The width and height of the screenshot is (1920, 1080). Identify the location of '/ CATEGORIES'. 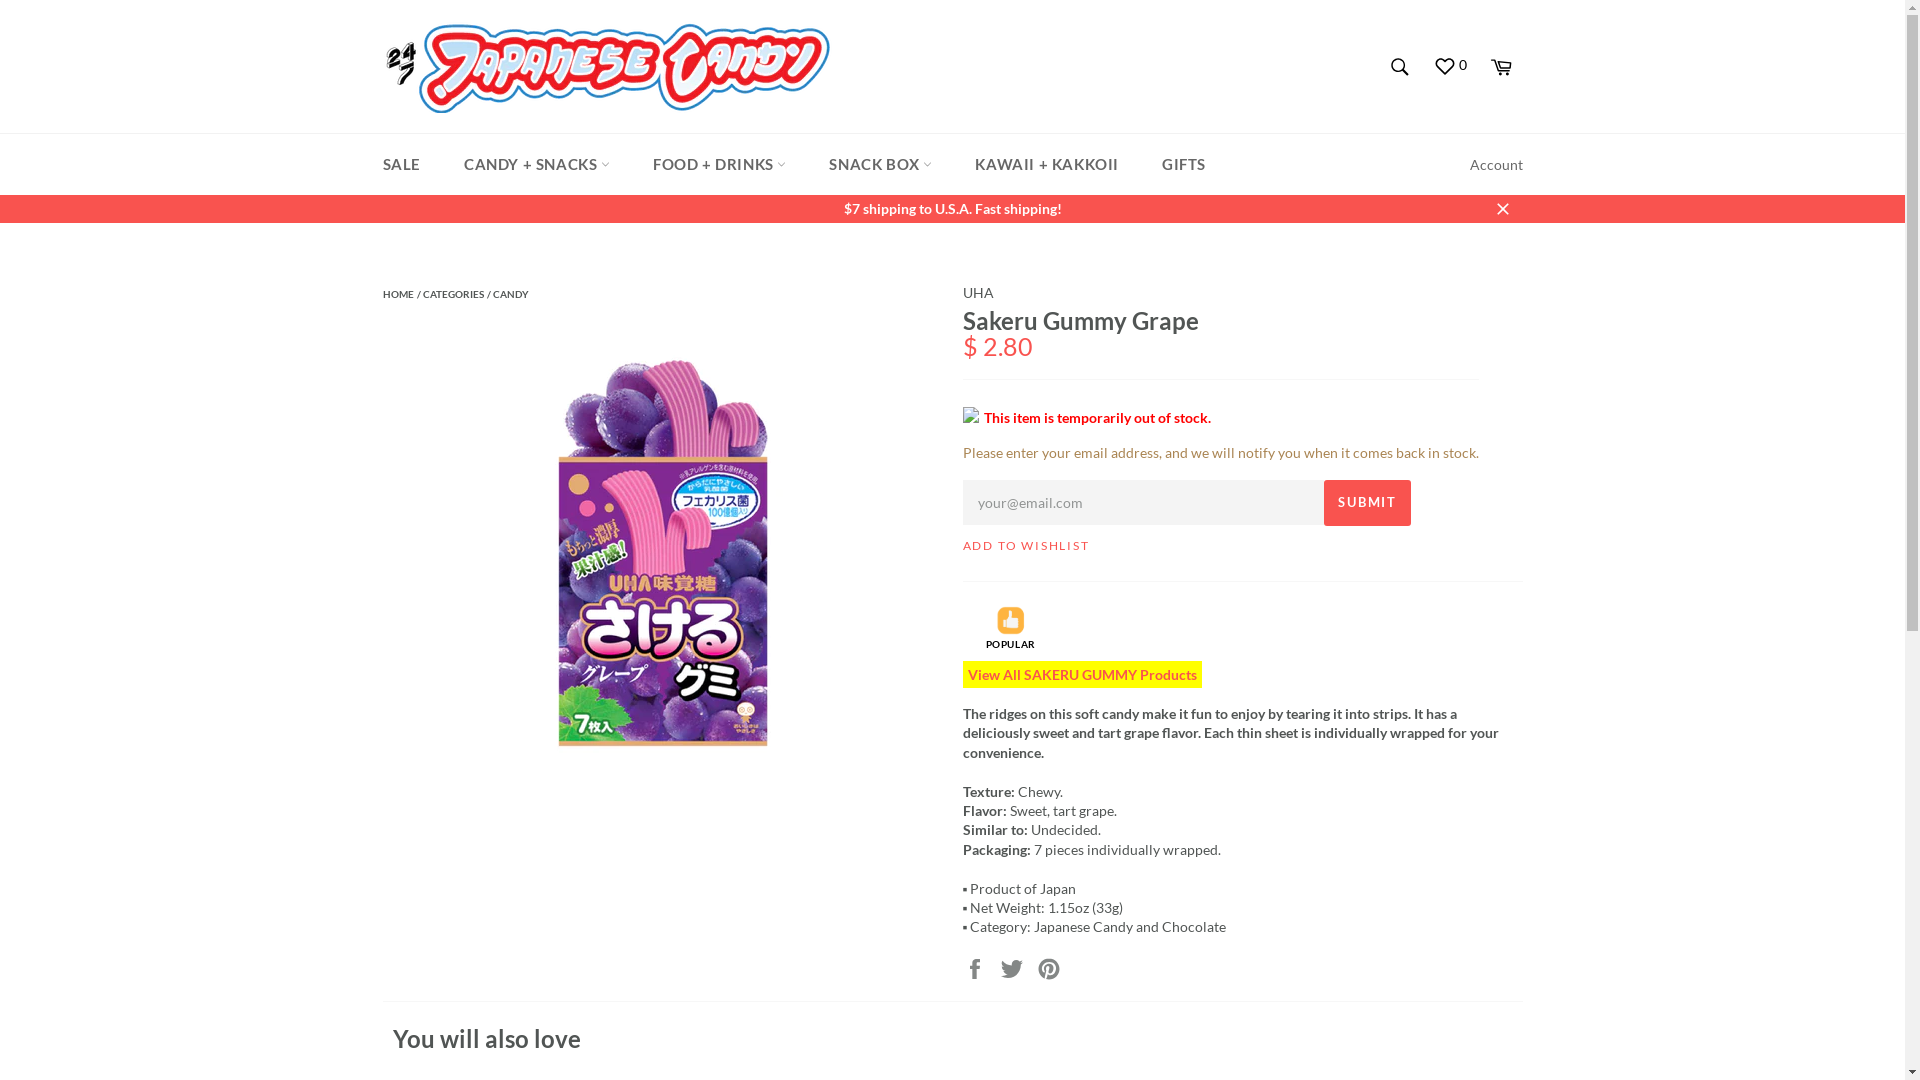
(415, 293).